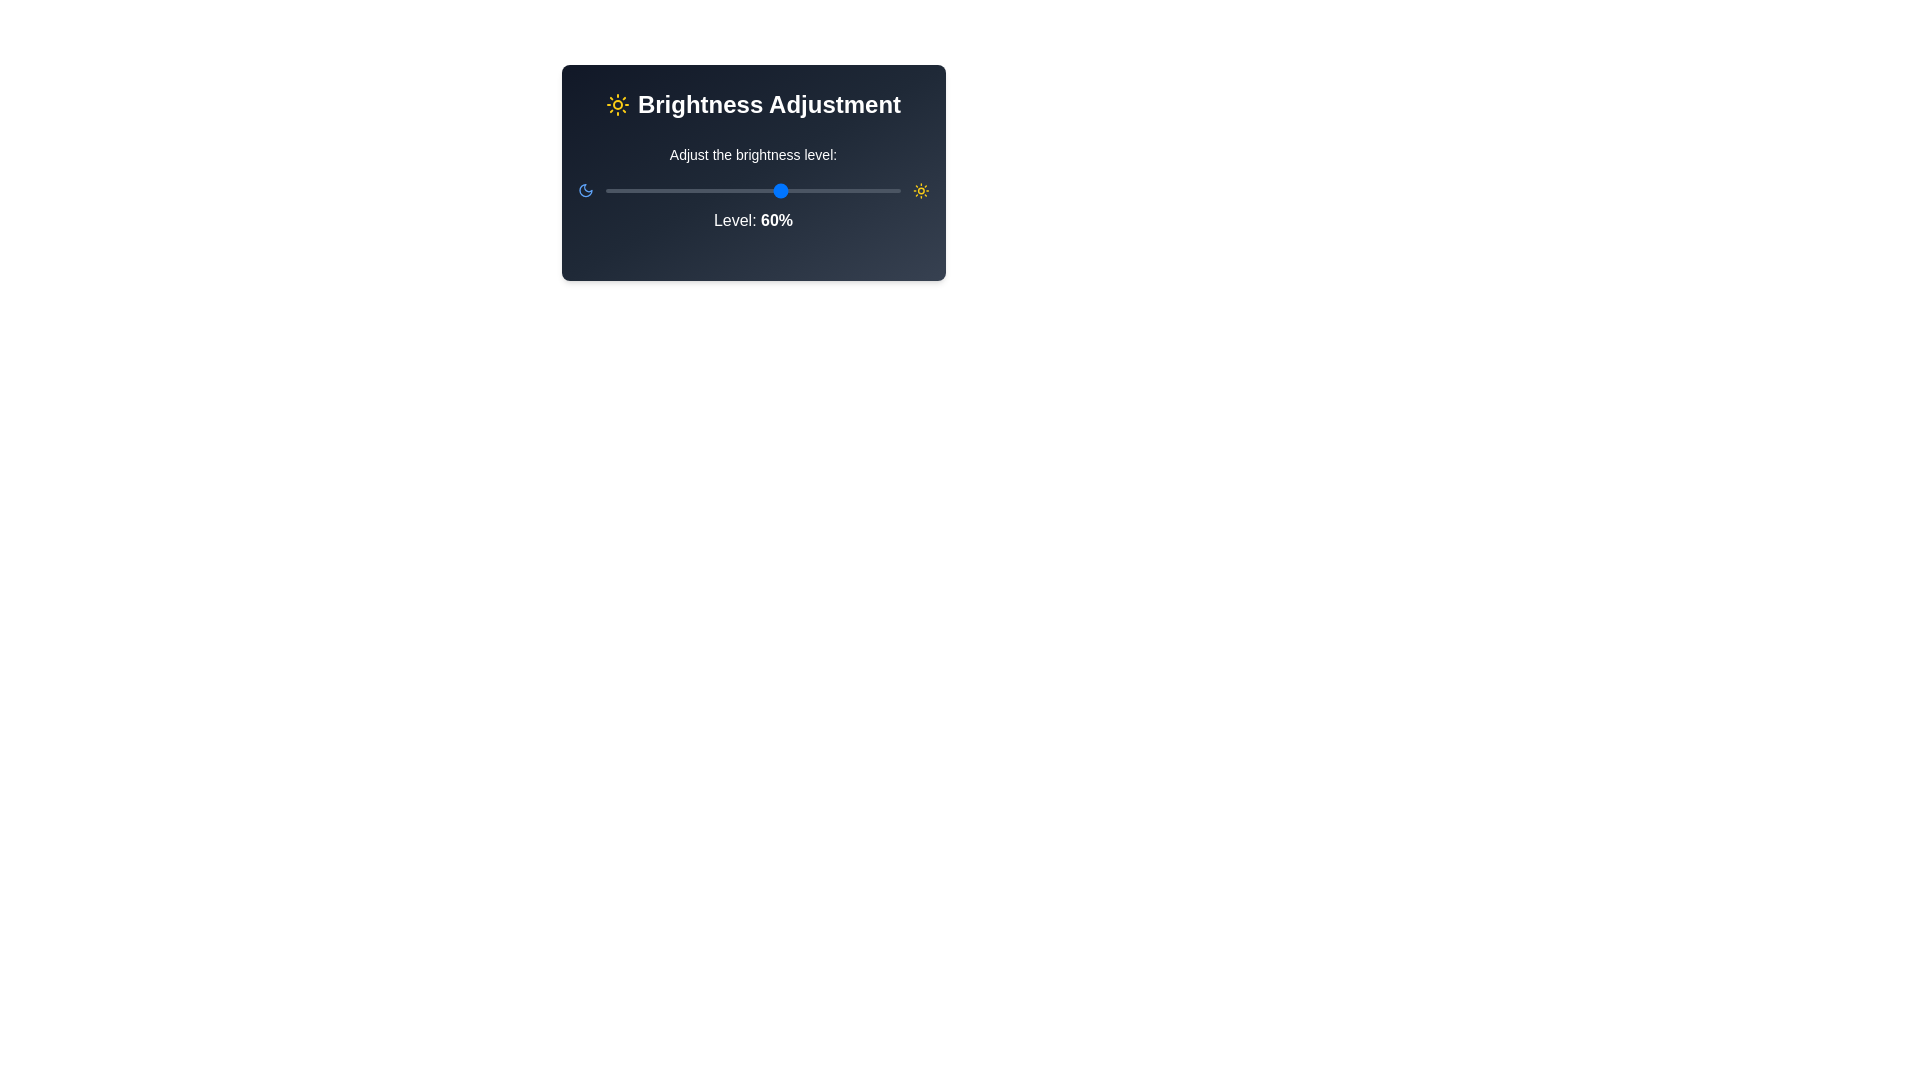 Image resolution: width=1920 pixels, height=1080 pixels. What do you see at coordinates (616, 104) in the screenshot?
I see `the brightness adjustment icon located at the top-left of the text area, which visually represents brightness or sunlight` at bounding box center [616, 104].